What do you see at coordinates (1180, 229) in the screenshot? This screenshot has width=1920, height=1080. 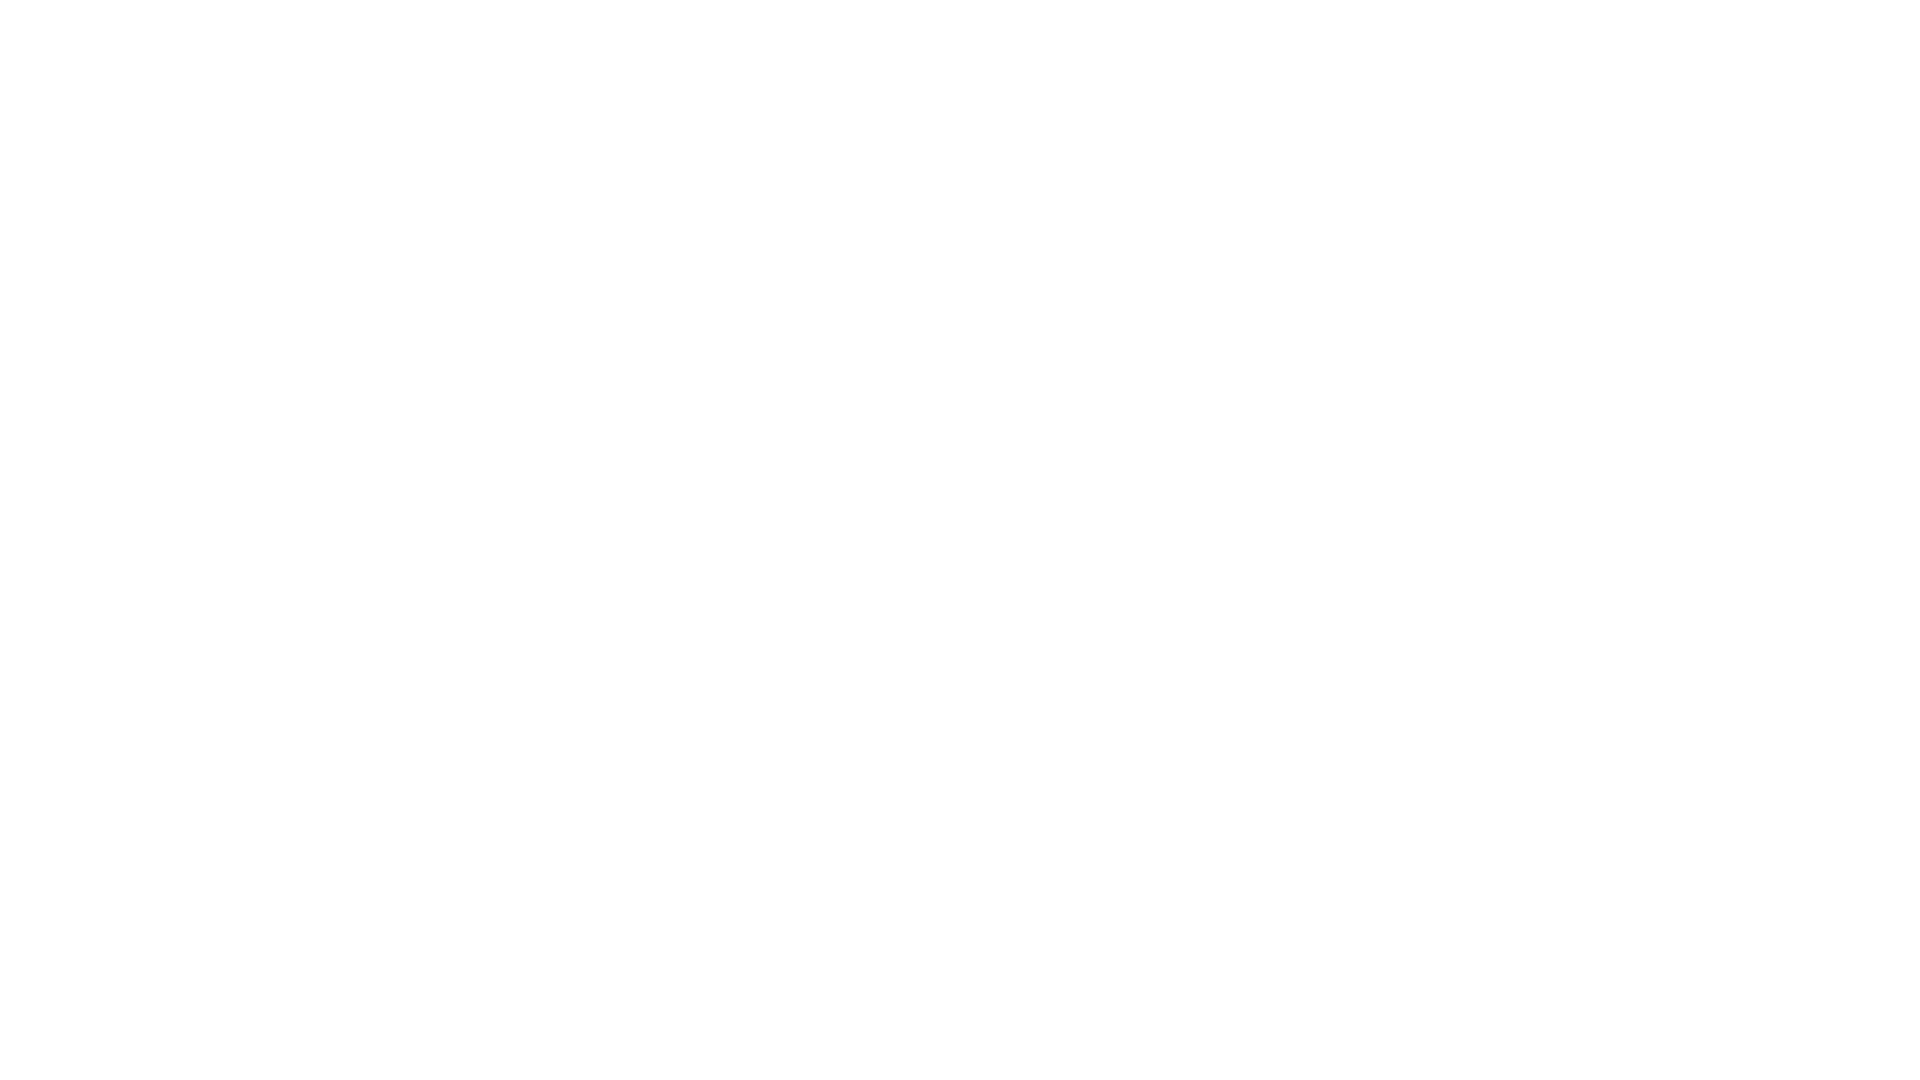 I see `Geoffroy Citegetse` at bounding box center [1180, 229].